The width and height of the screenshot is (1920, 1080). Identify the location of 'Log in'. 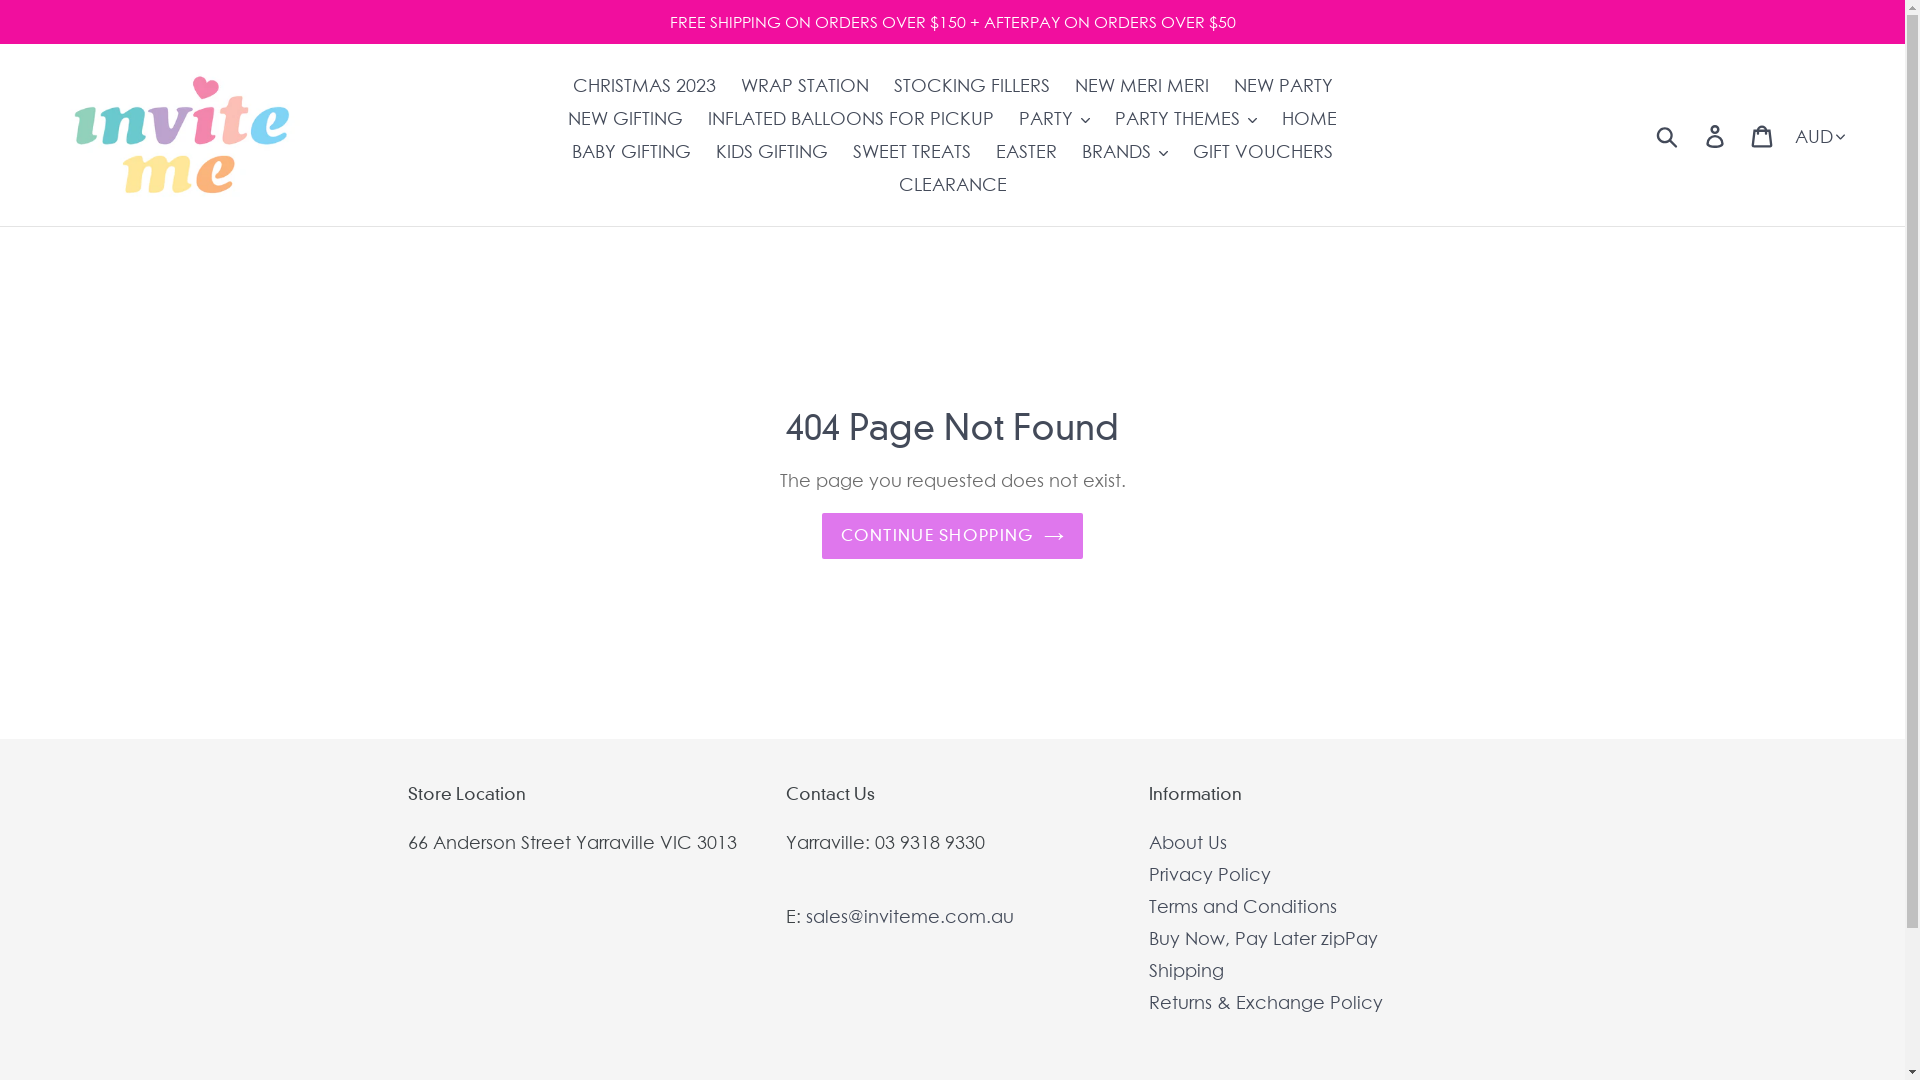
(1692, 135).